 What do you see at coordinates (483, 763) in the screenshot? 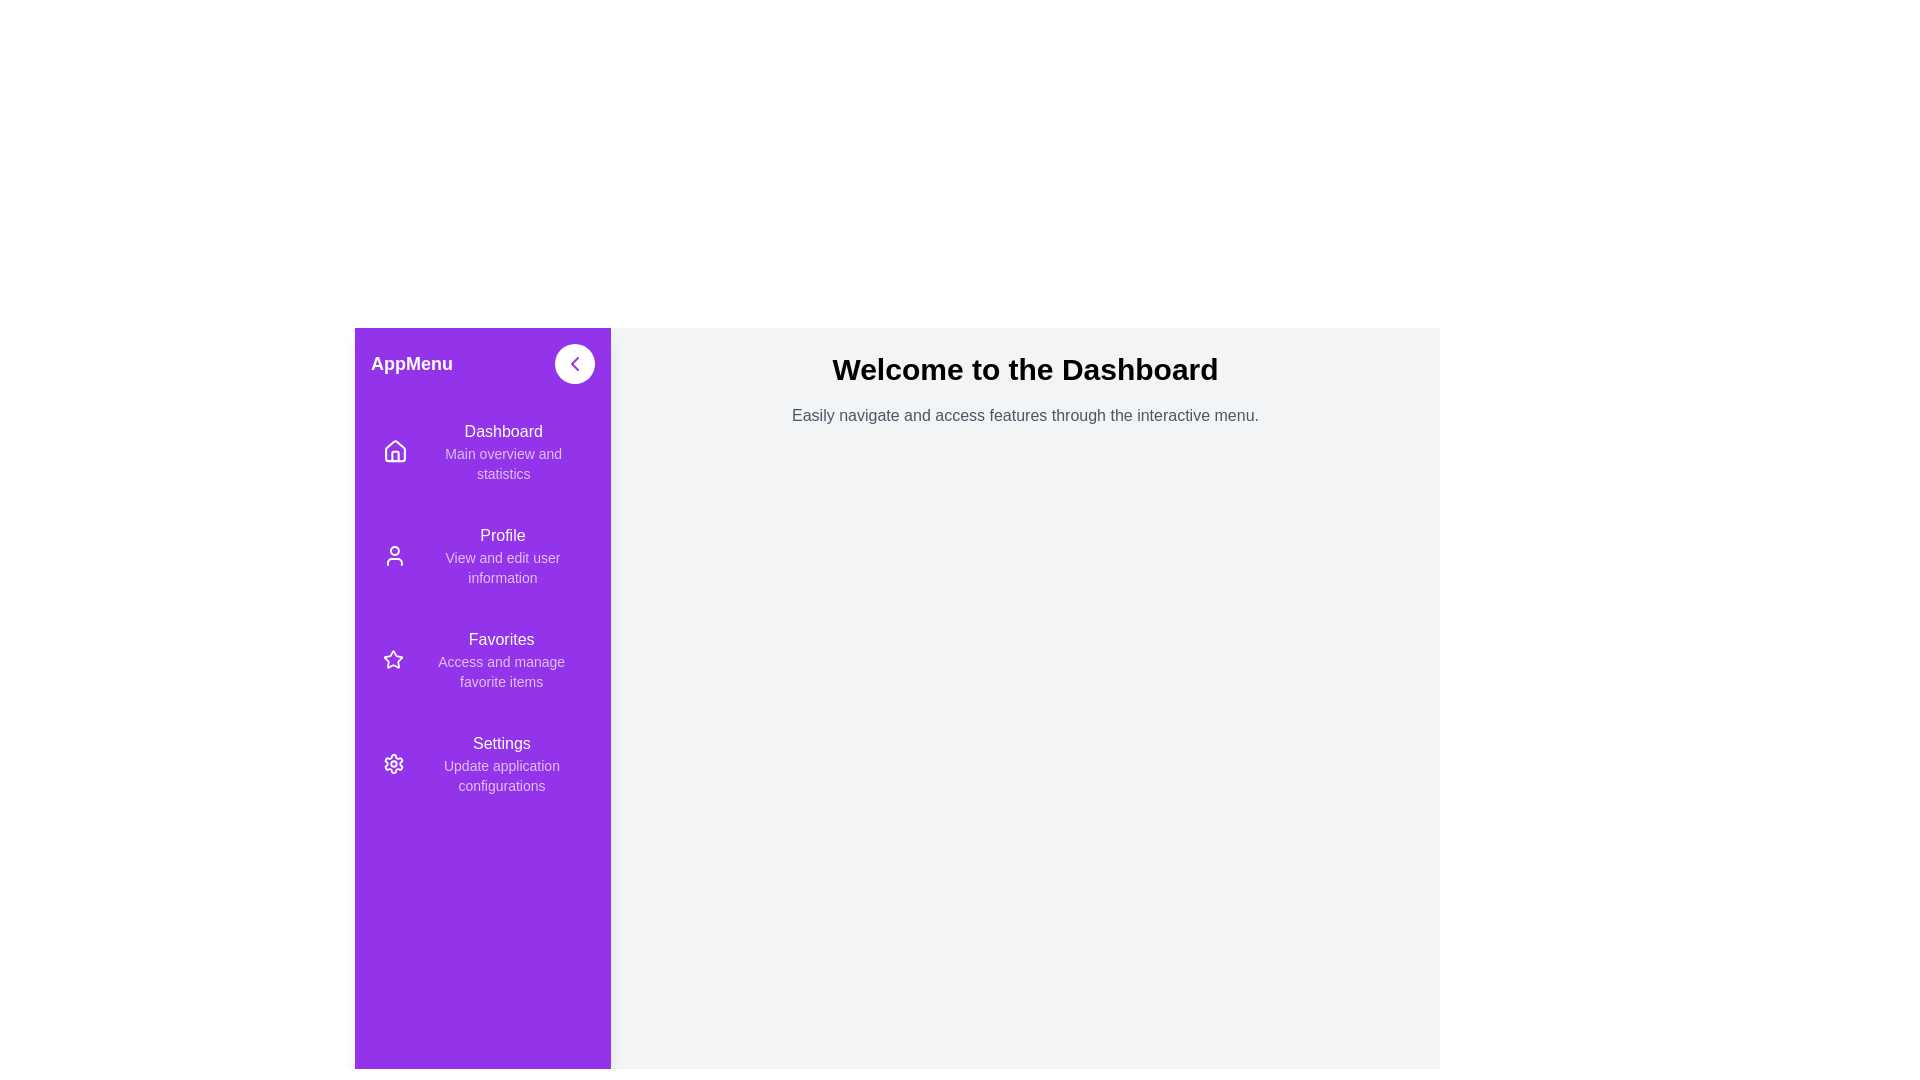
I see `the menu item Settings to highlight it` at bounding box center [483, 763].